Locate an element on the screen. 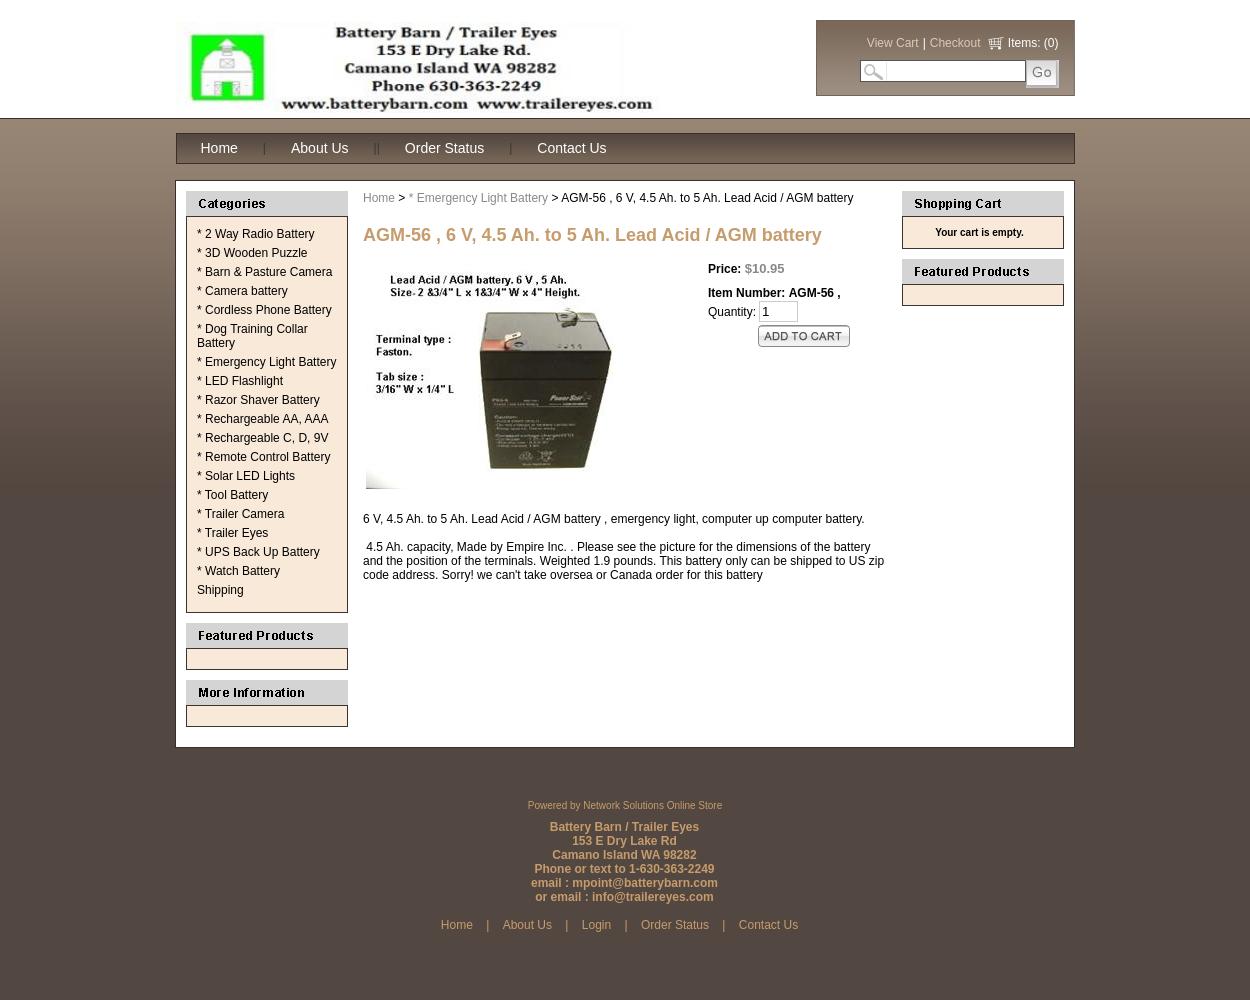 Image resolution: width=1250 pixels, height=1000 pixels. 'Powered by Network Solutions Online Store' is located at coordinates (623, 805).